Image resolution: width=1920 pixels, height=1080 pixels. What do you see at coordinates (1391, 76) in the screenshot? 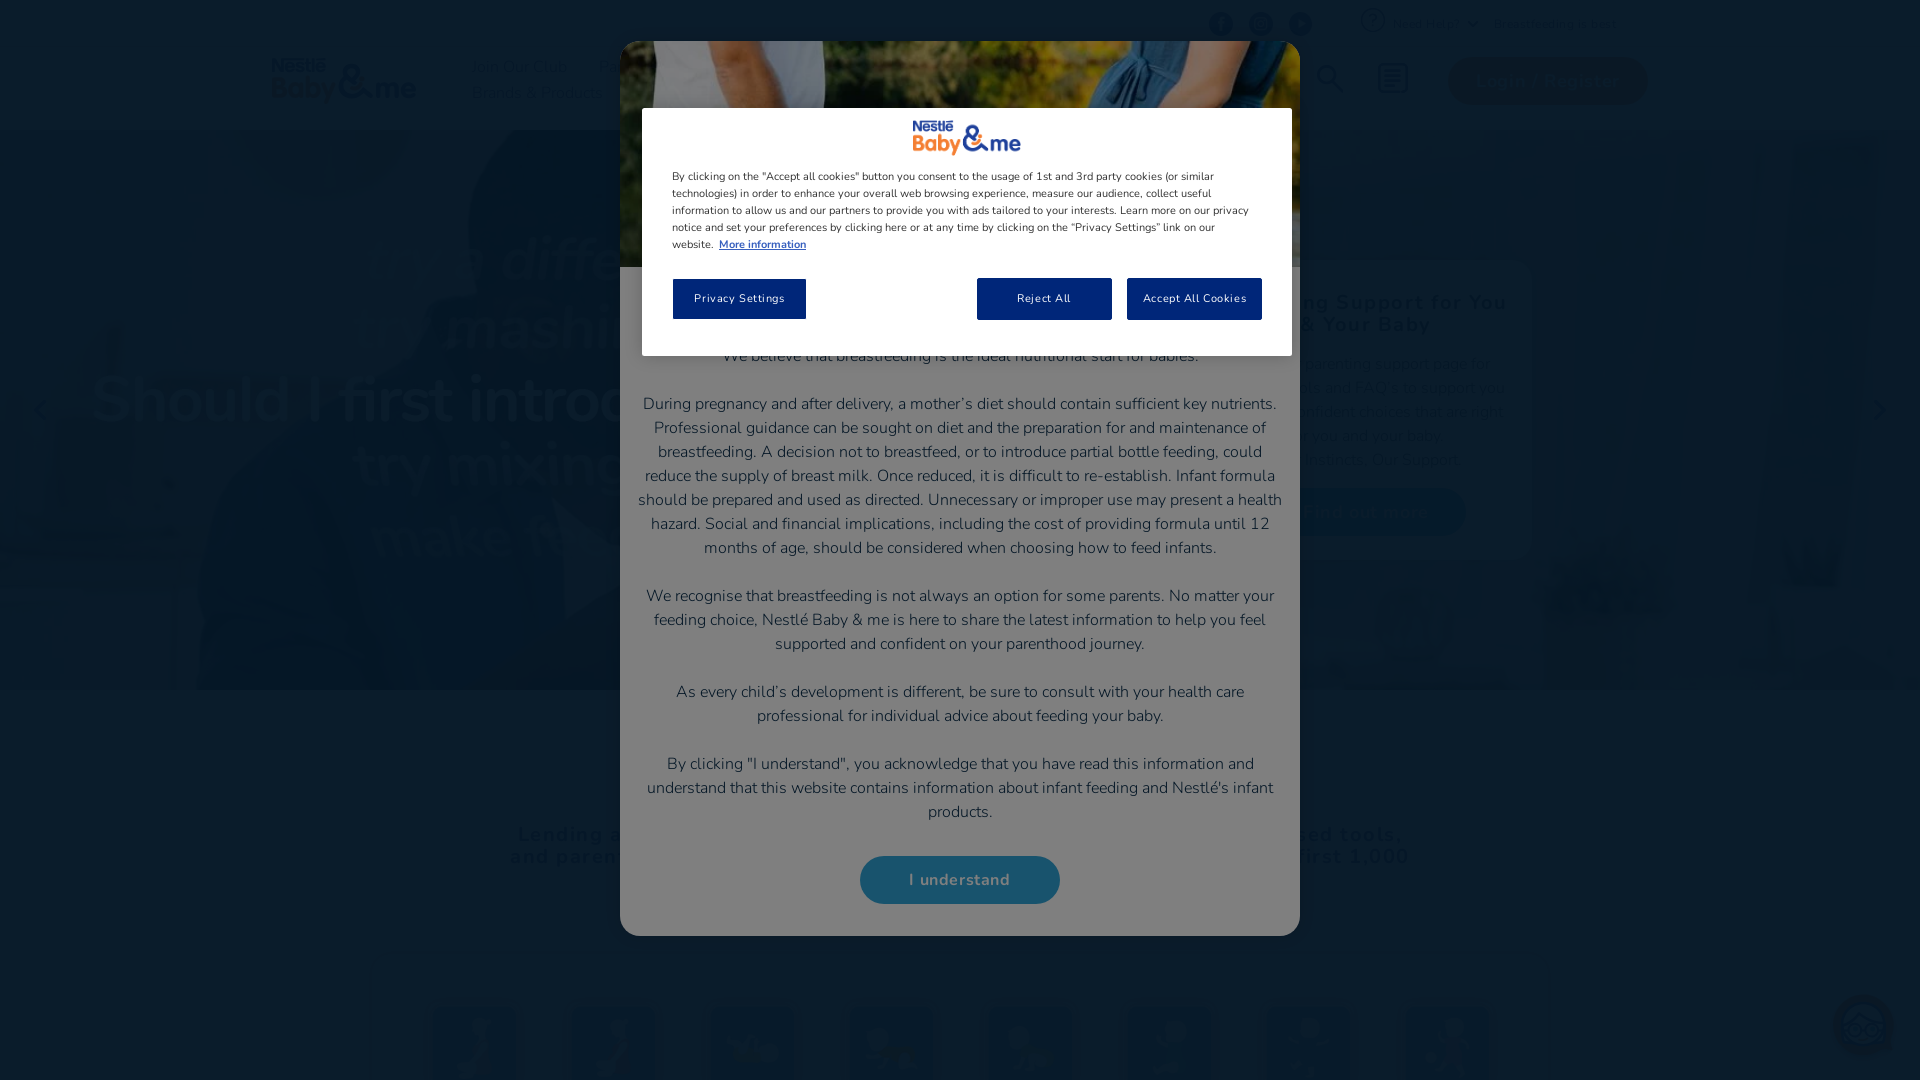
I see `'MyFeed Personalized Content'` at bounding box center [1391, 76].